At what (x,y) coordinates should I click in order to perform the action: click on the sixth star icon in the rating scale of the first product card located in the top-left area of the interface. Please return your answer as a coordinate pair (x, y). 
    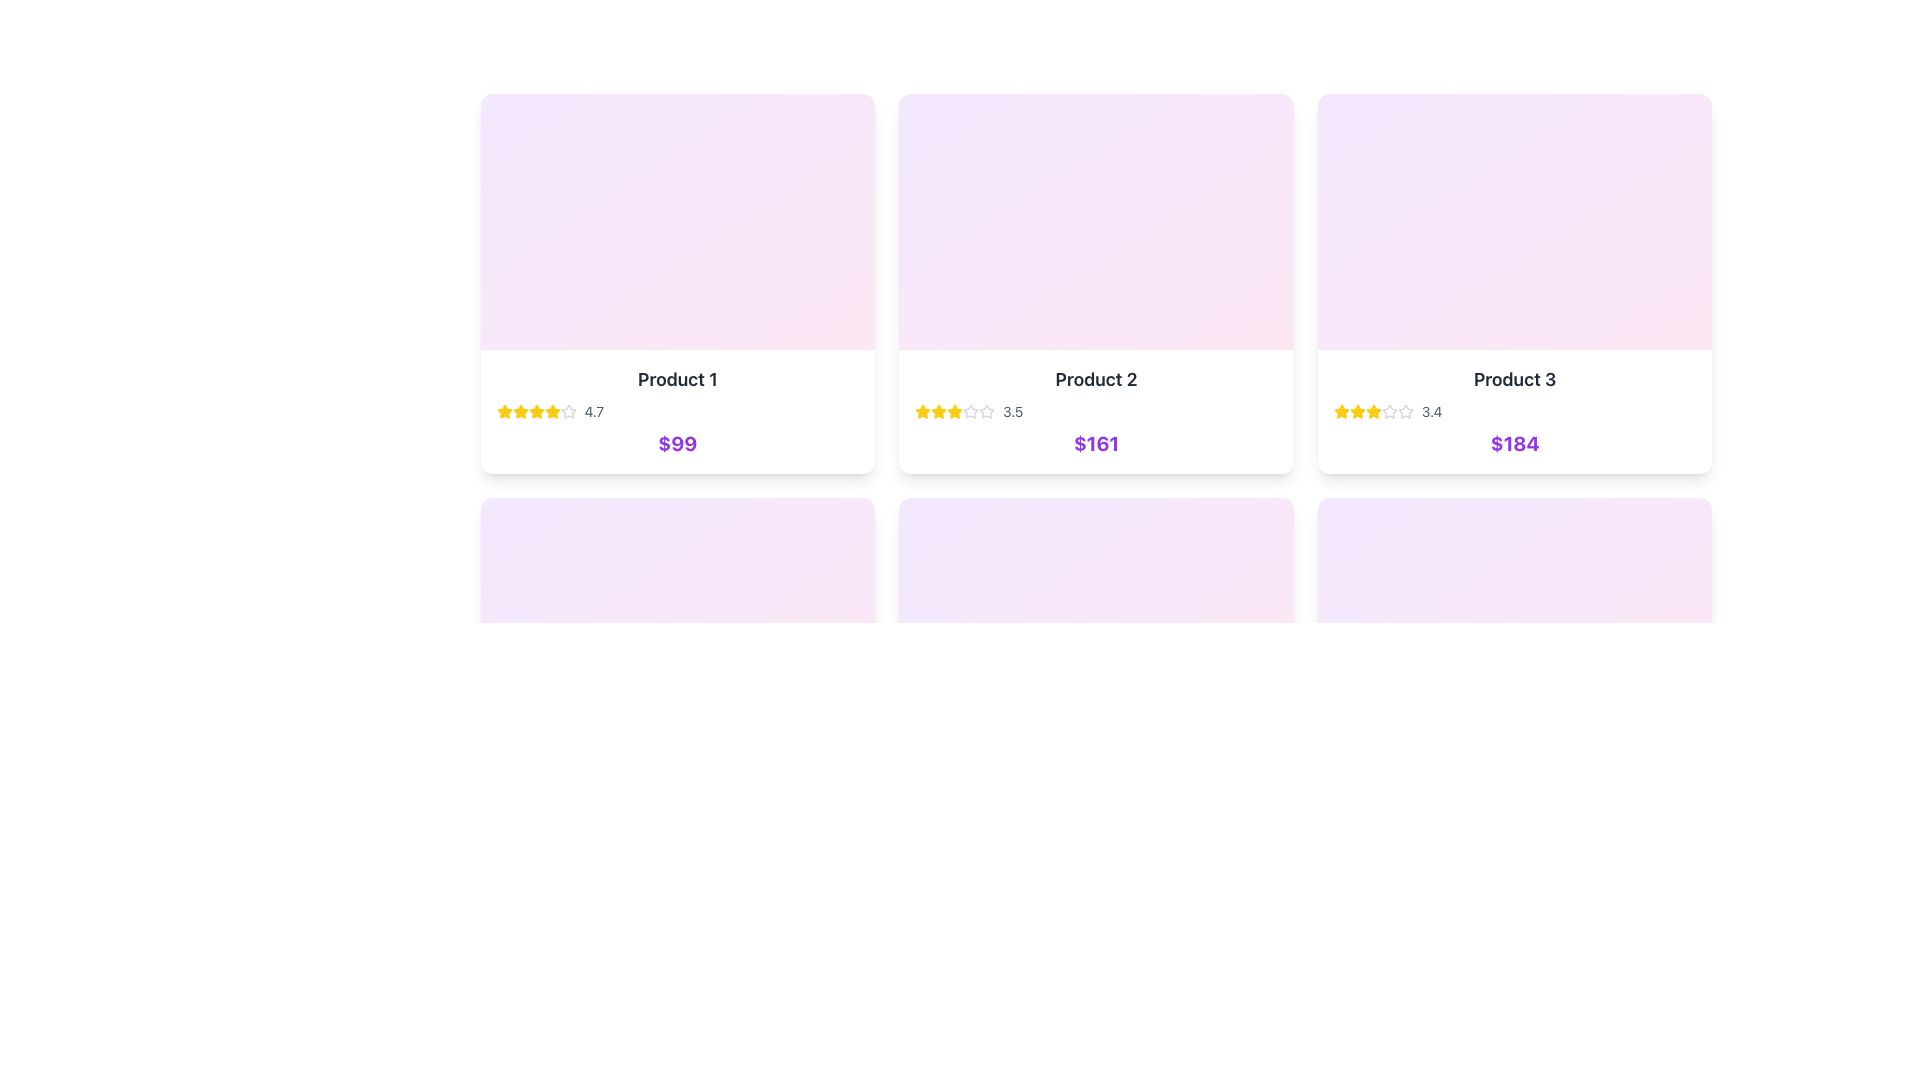
    Looking at the image, I should click on (567, 411).